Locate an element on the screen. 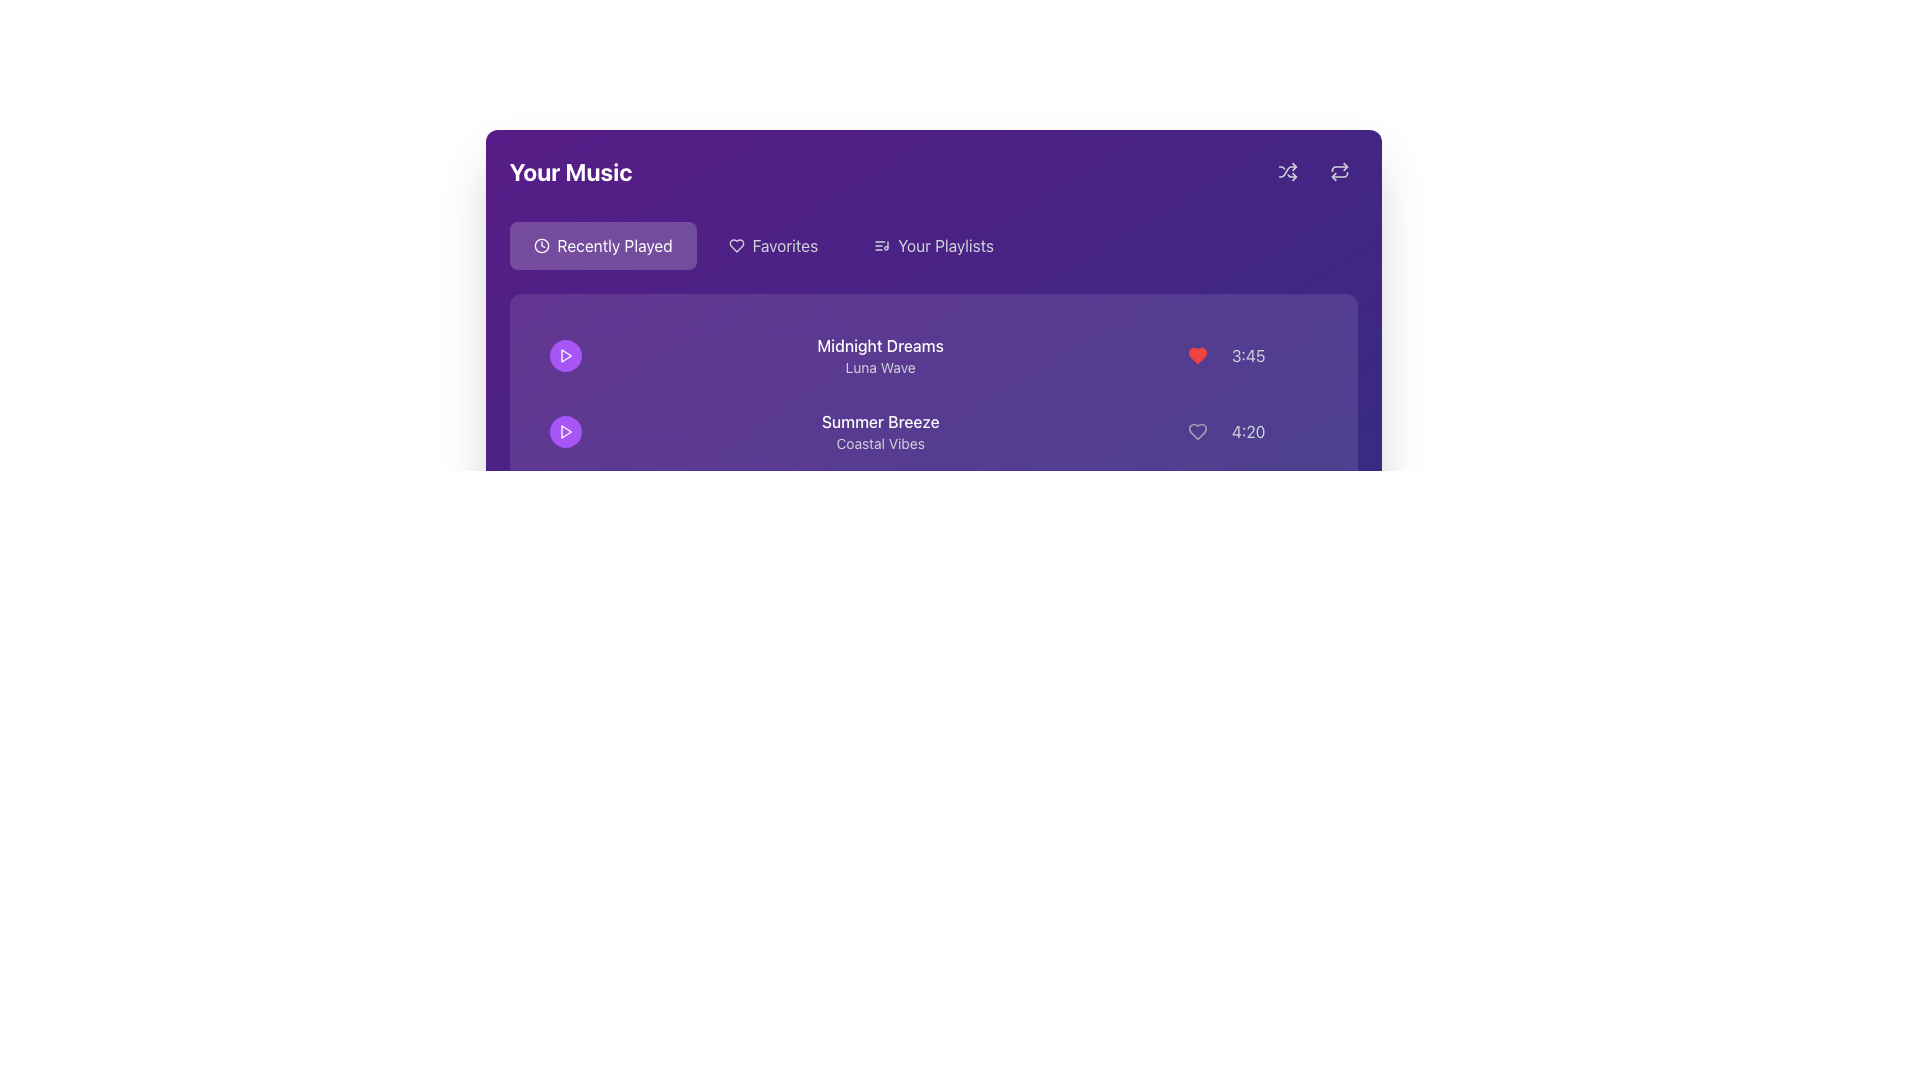  the subtitle text/label providing additional context about the 'Summer Breeze' track, which is positioned beneath the 'Summer Breeze' title is located at coordinates (880, 442).